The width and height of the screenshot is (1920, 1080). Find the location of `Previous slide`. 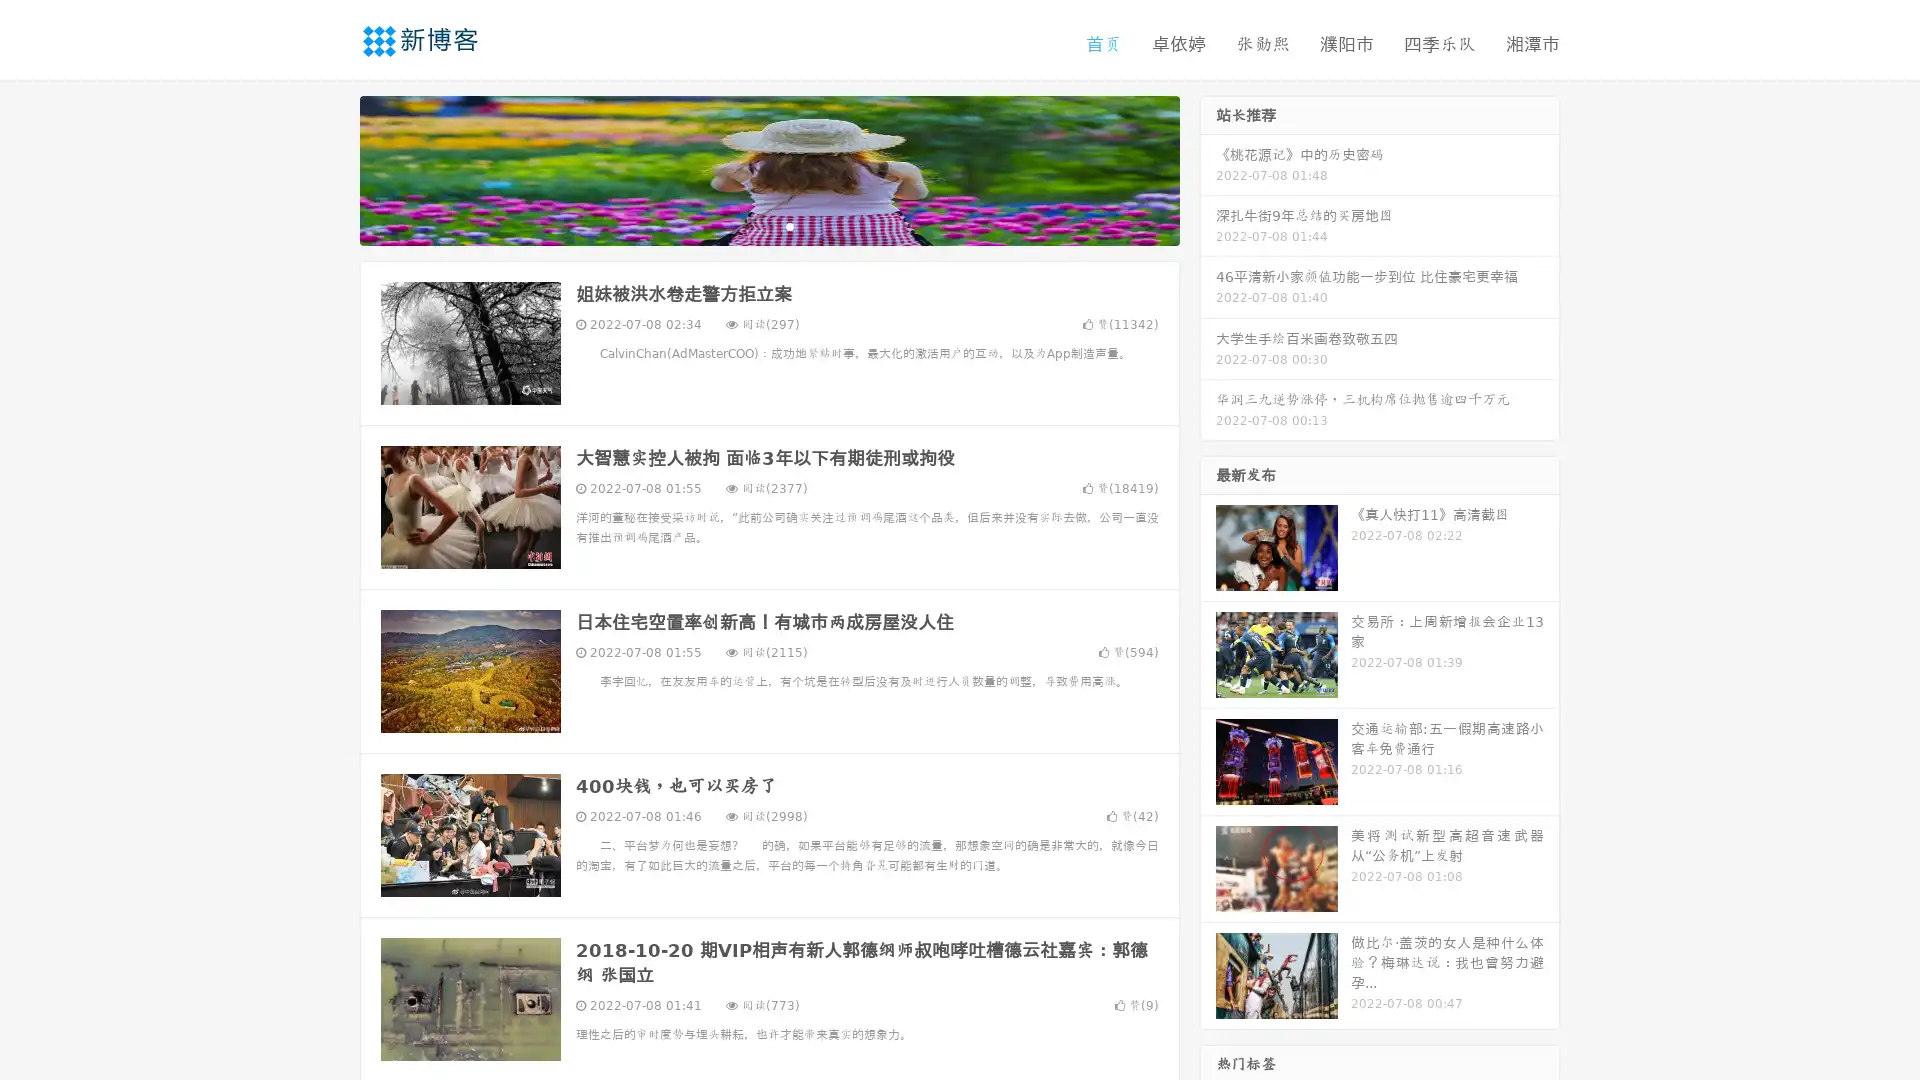

Previous slide is located at coordinates (330, 168).